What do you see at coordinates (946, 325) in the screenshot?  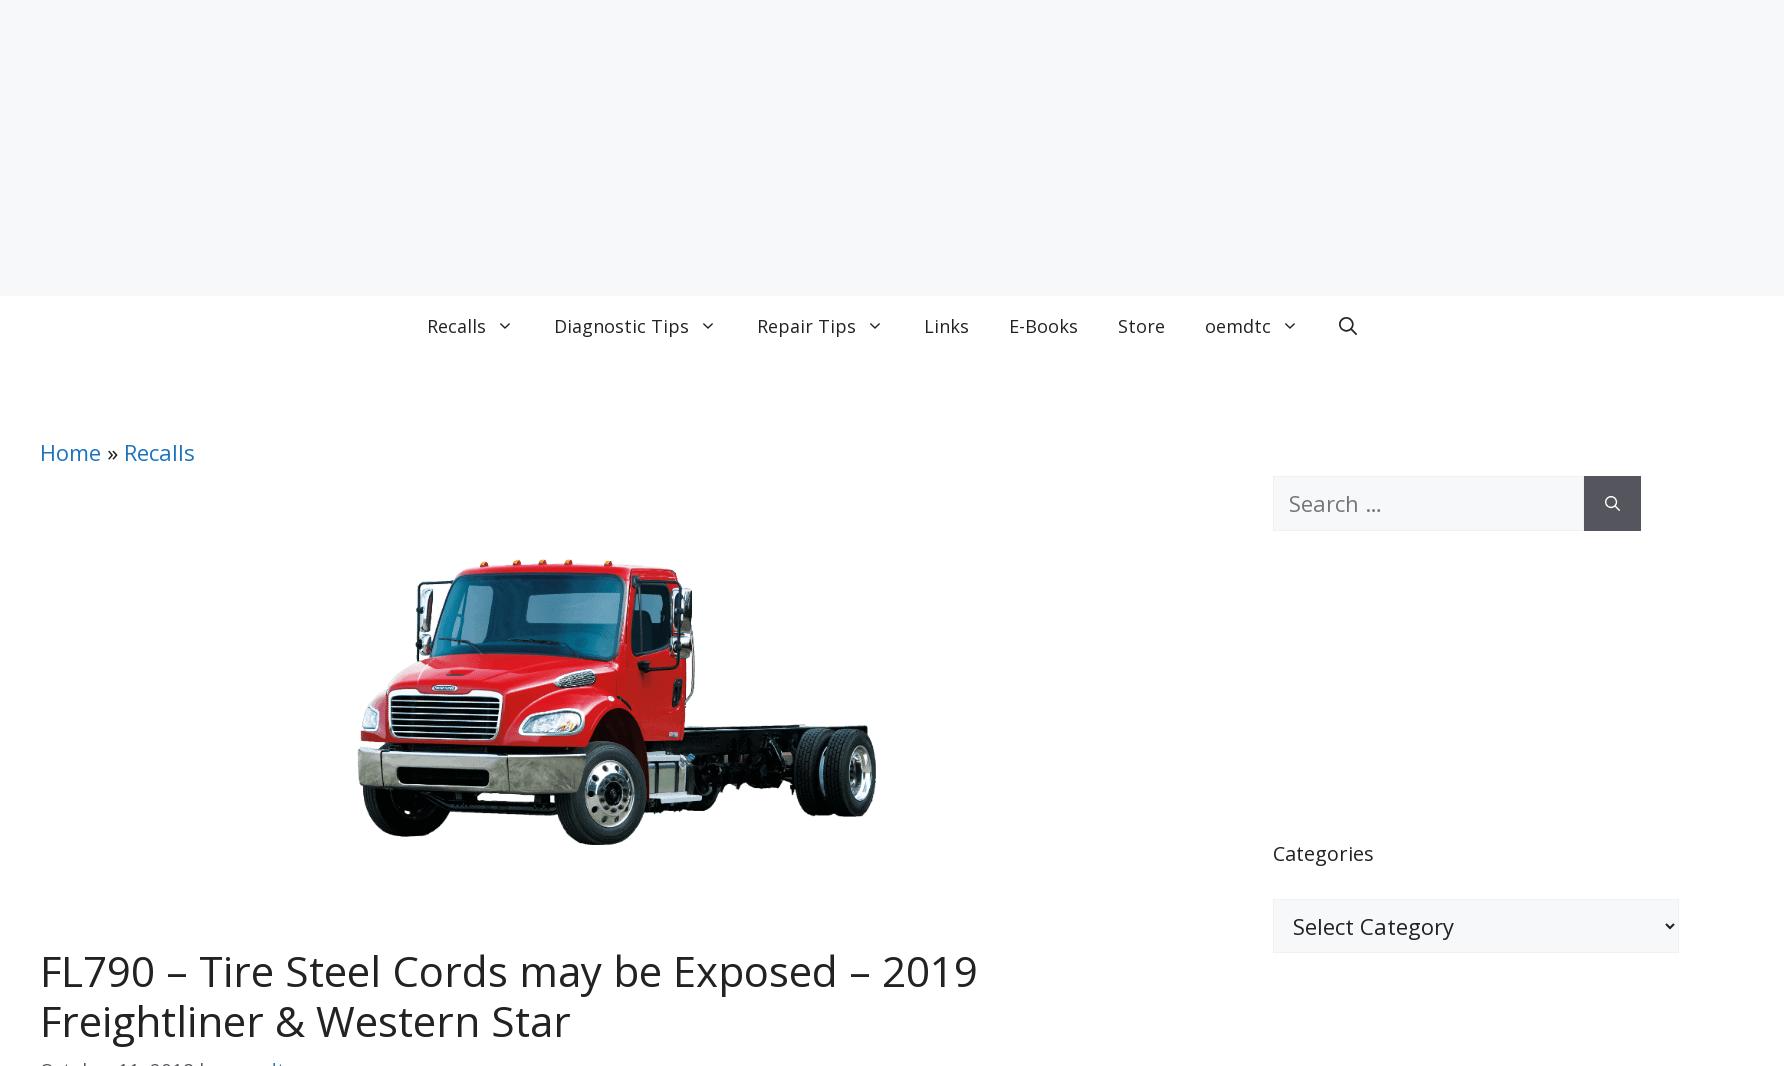 I see `'Links'` at bounding box center [946, 325].